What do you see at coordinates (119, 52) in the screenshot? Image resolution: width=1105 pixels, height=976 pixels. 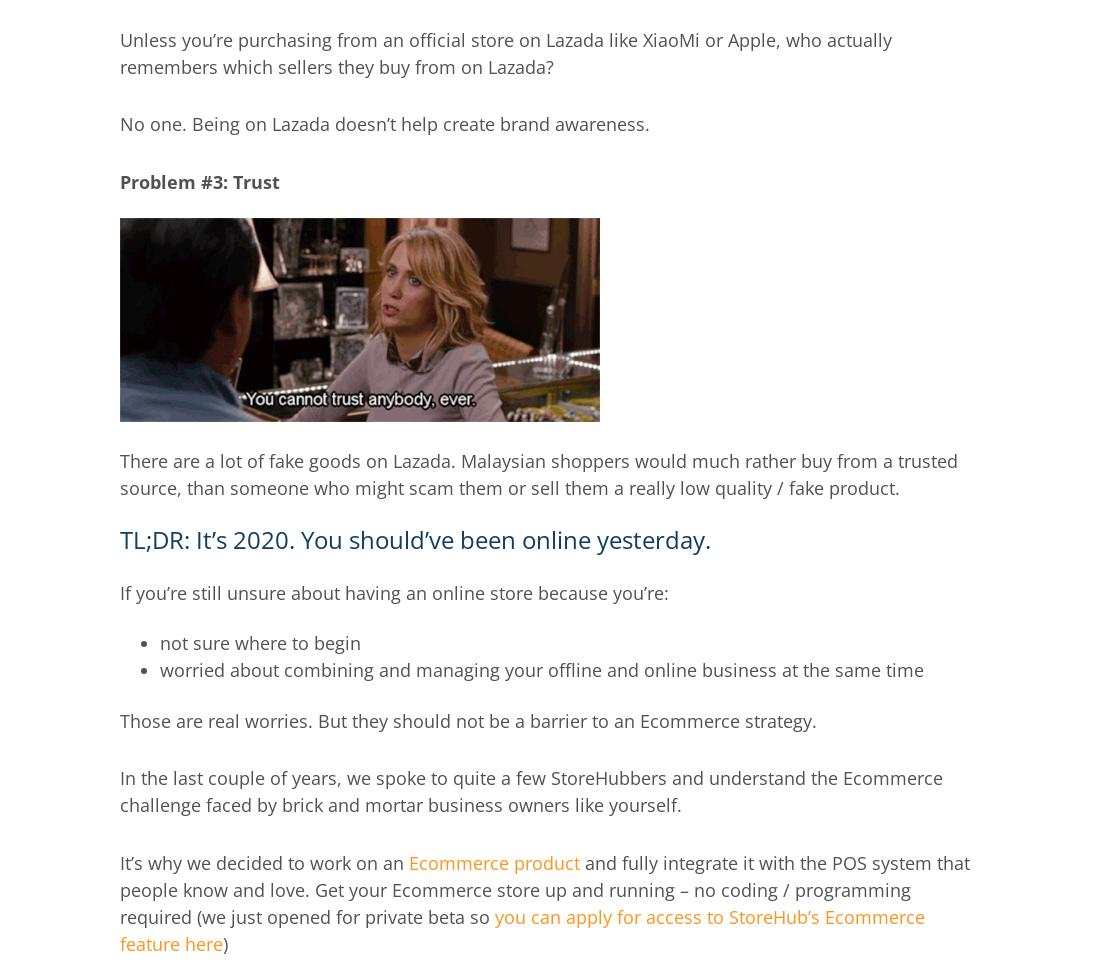 I see `'Unless you’re purchasing from an official store on Lazada like XiaoMi or Apple, who actually remembers which sellers they buy from on Lazada?'` at bounding box center [119, 52].